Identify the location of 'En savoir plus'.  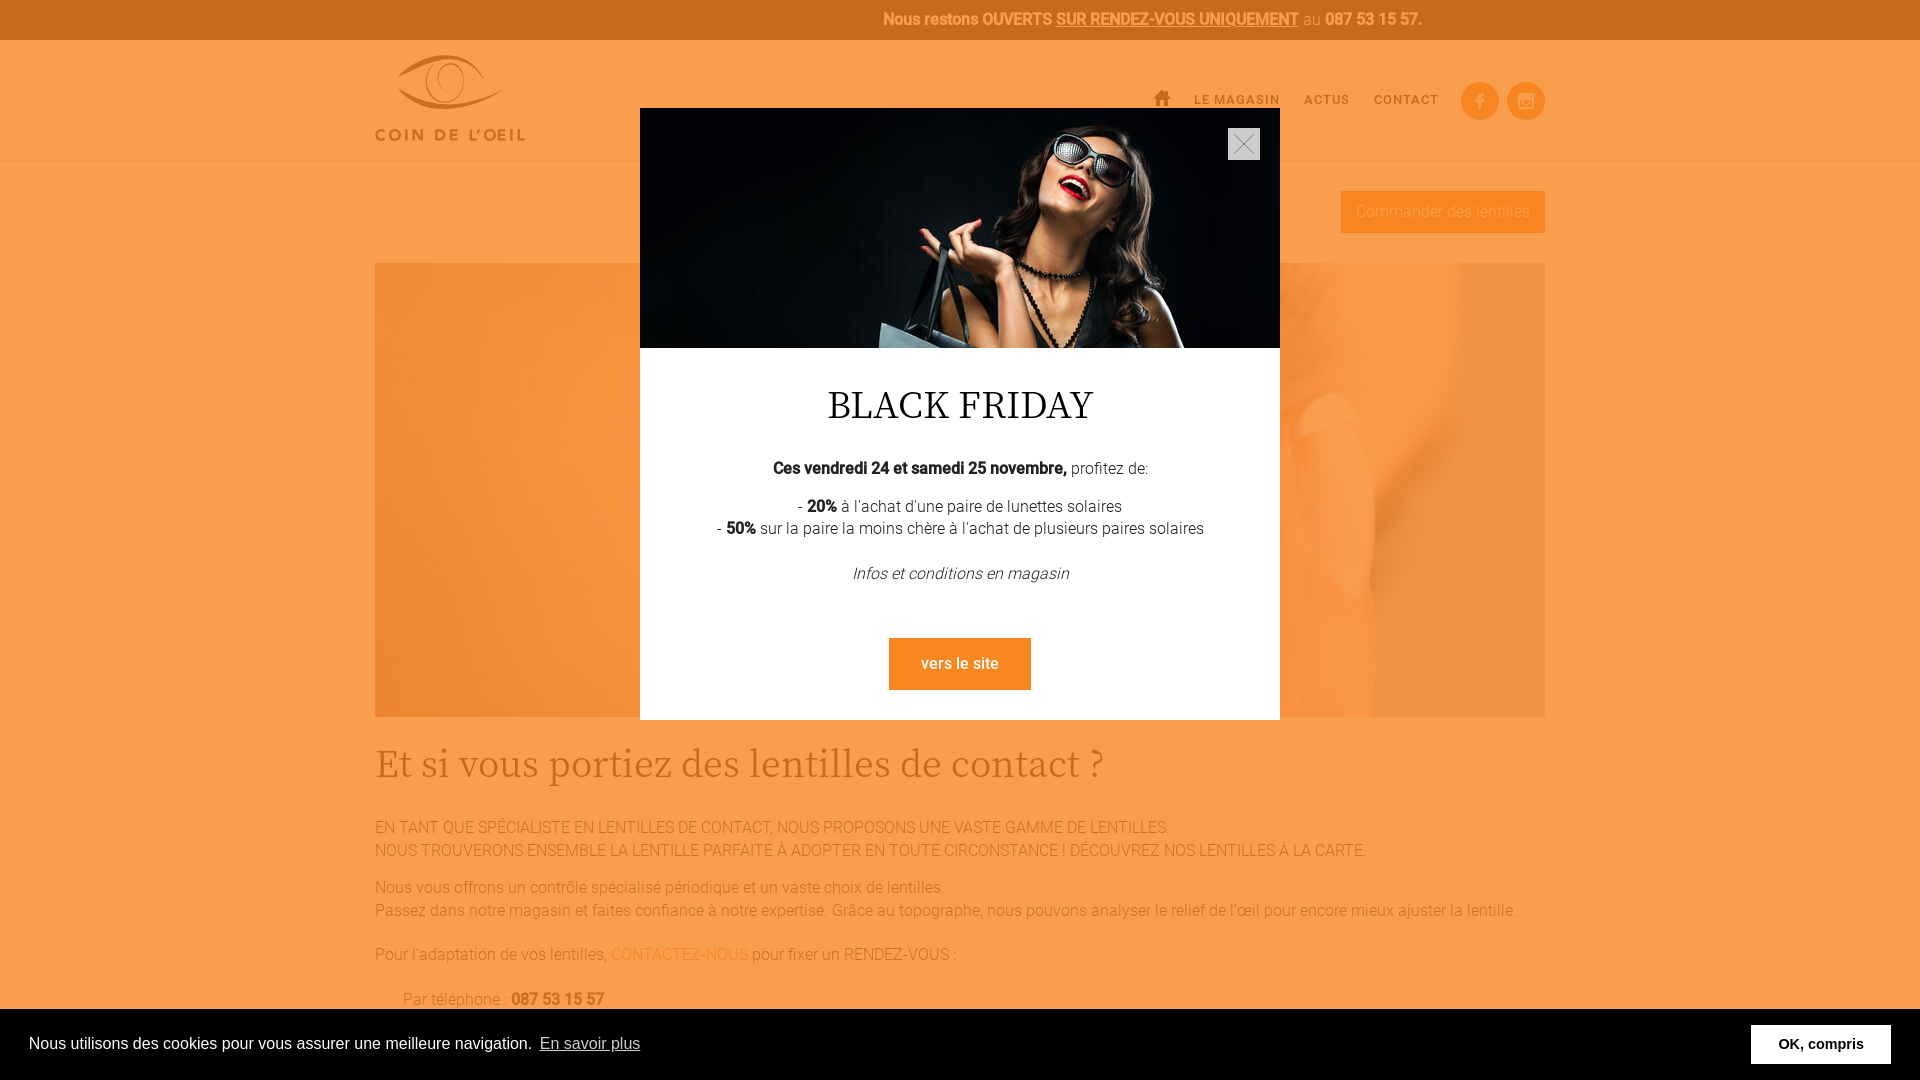
(537, 1043).